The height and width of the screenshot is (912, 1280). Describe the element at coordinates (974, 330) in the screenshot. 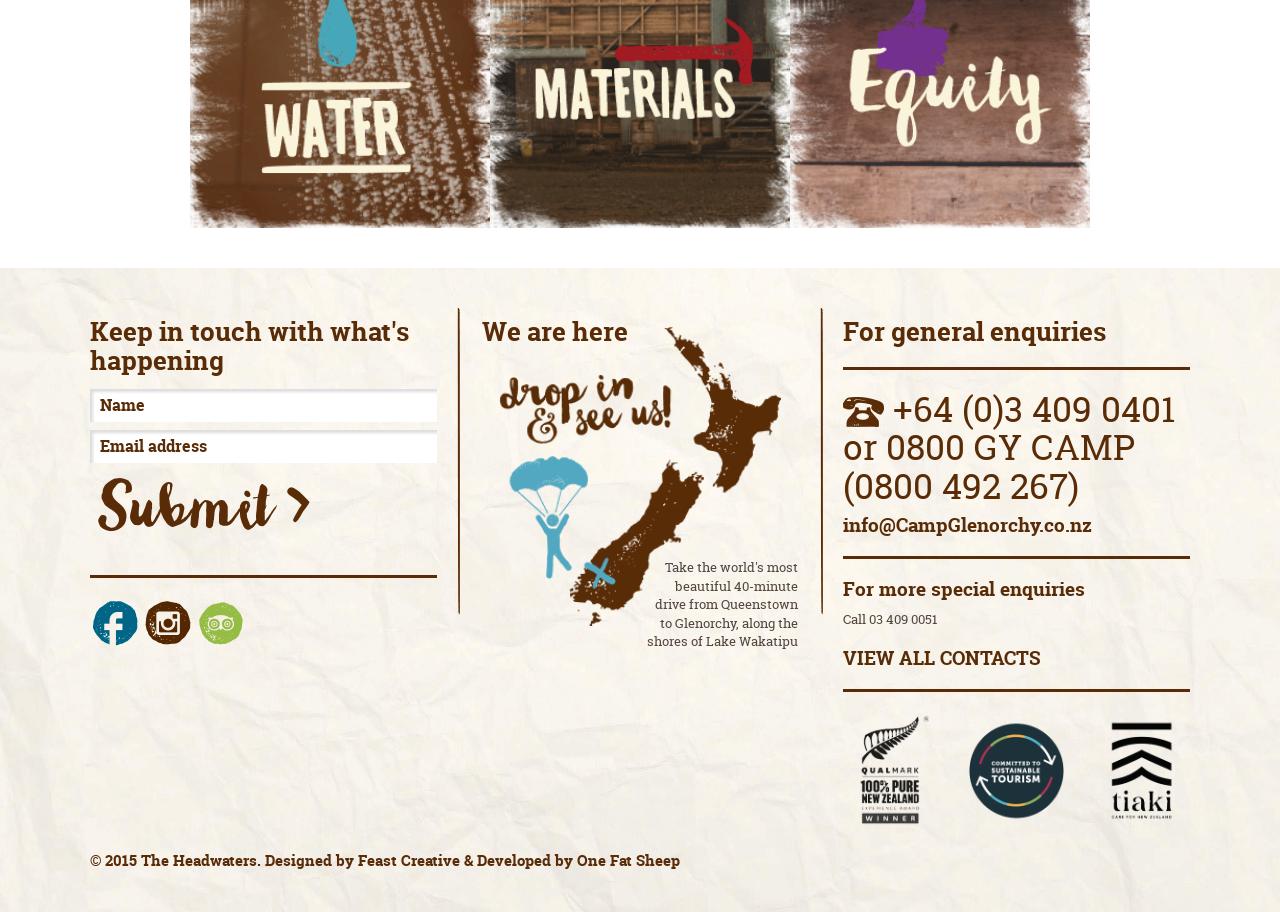

I see `'For general enquiries'` at that location.